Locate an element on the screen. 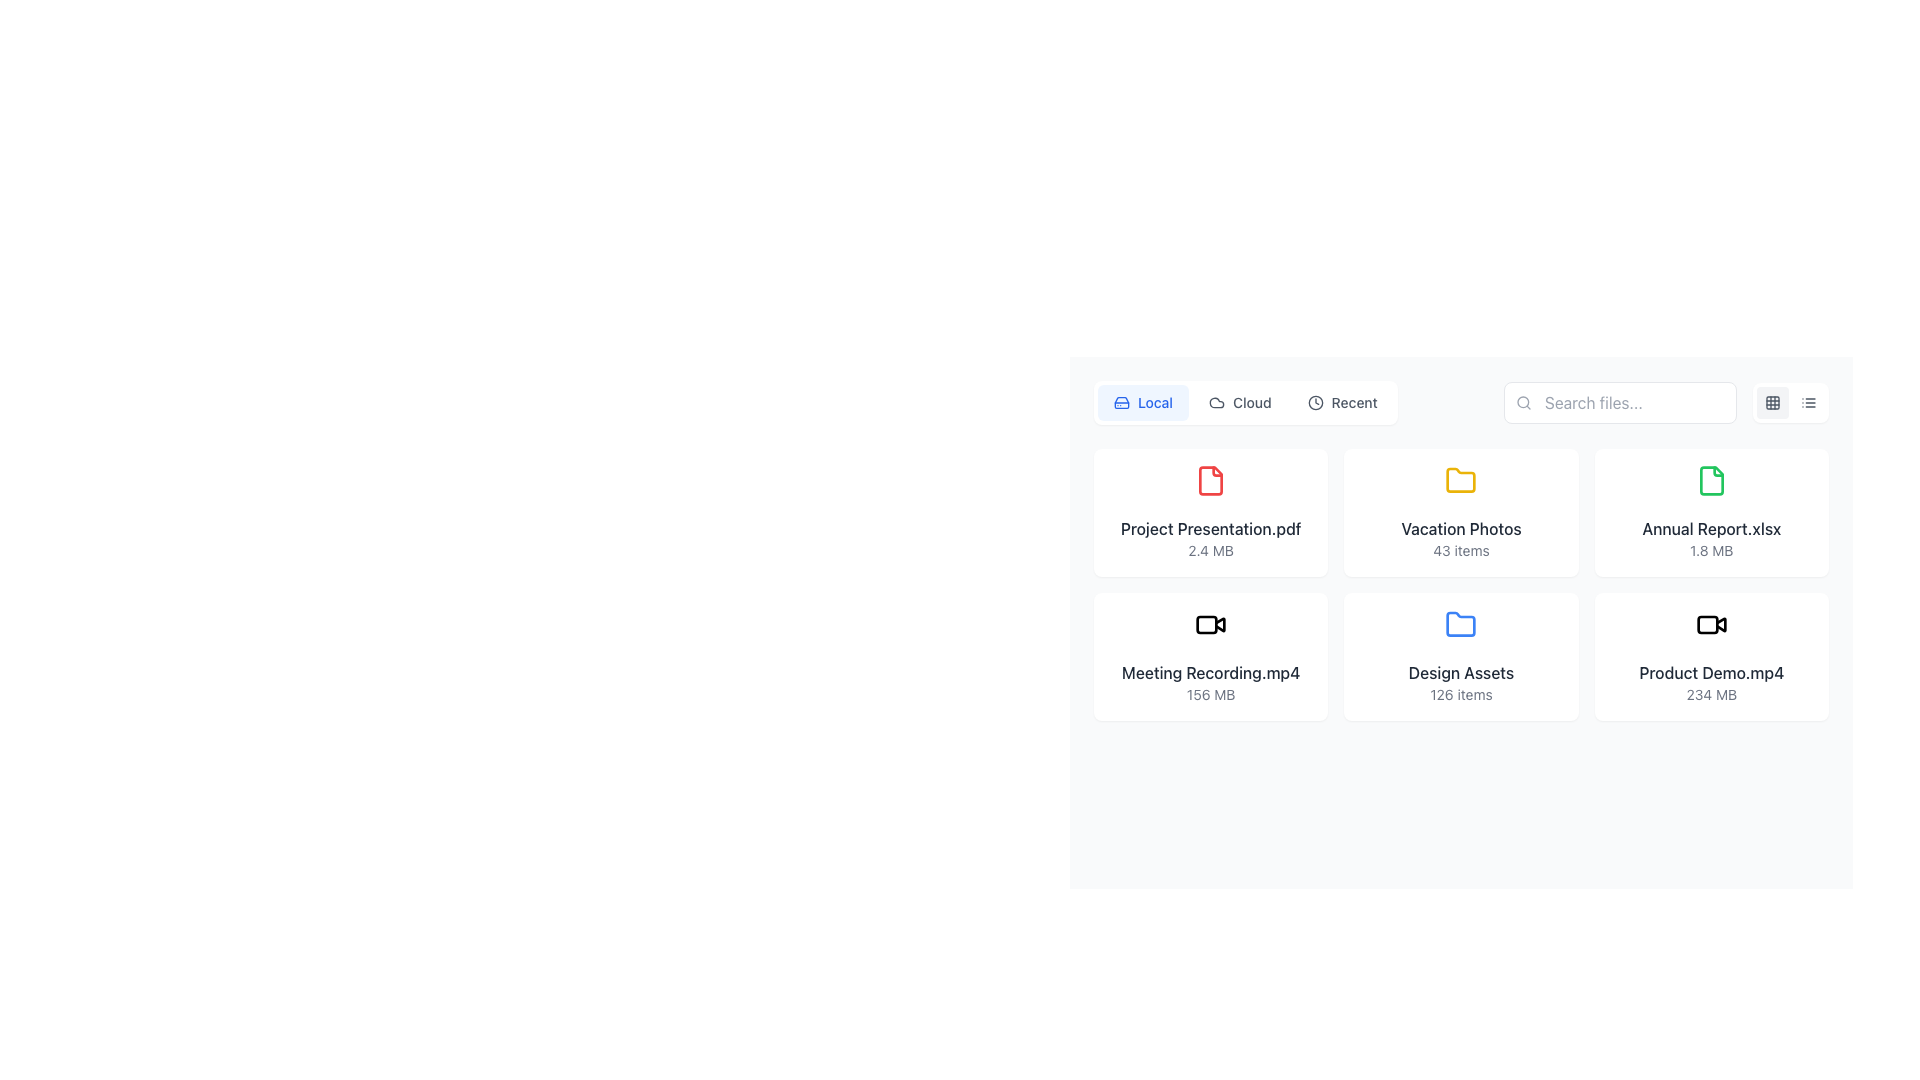 The height and width of the screenshot is (1080, 1920). the text label displaying '1.8 MB' that is positioned directly below the file name 'Annual Report.xlsx' in the grid layout is located at coordinates (1710, 551).